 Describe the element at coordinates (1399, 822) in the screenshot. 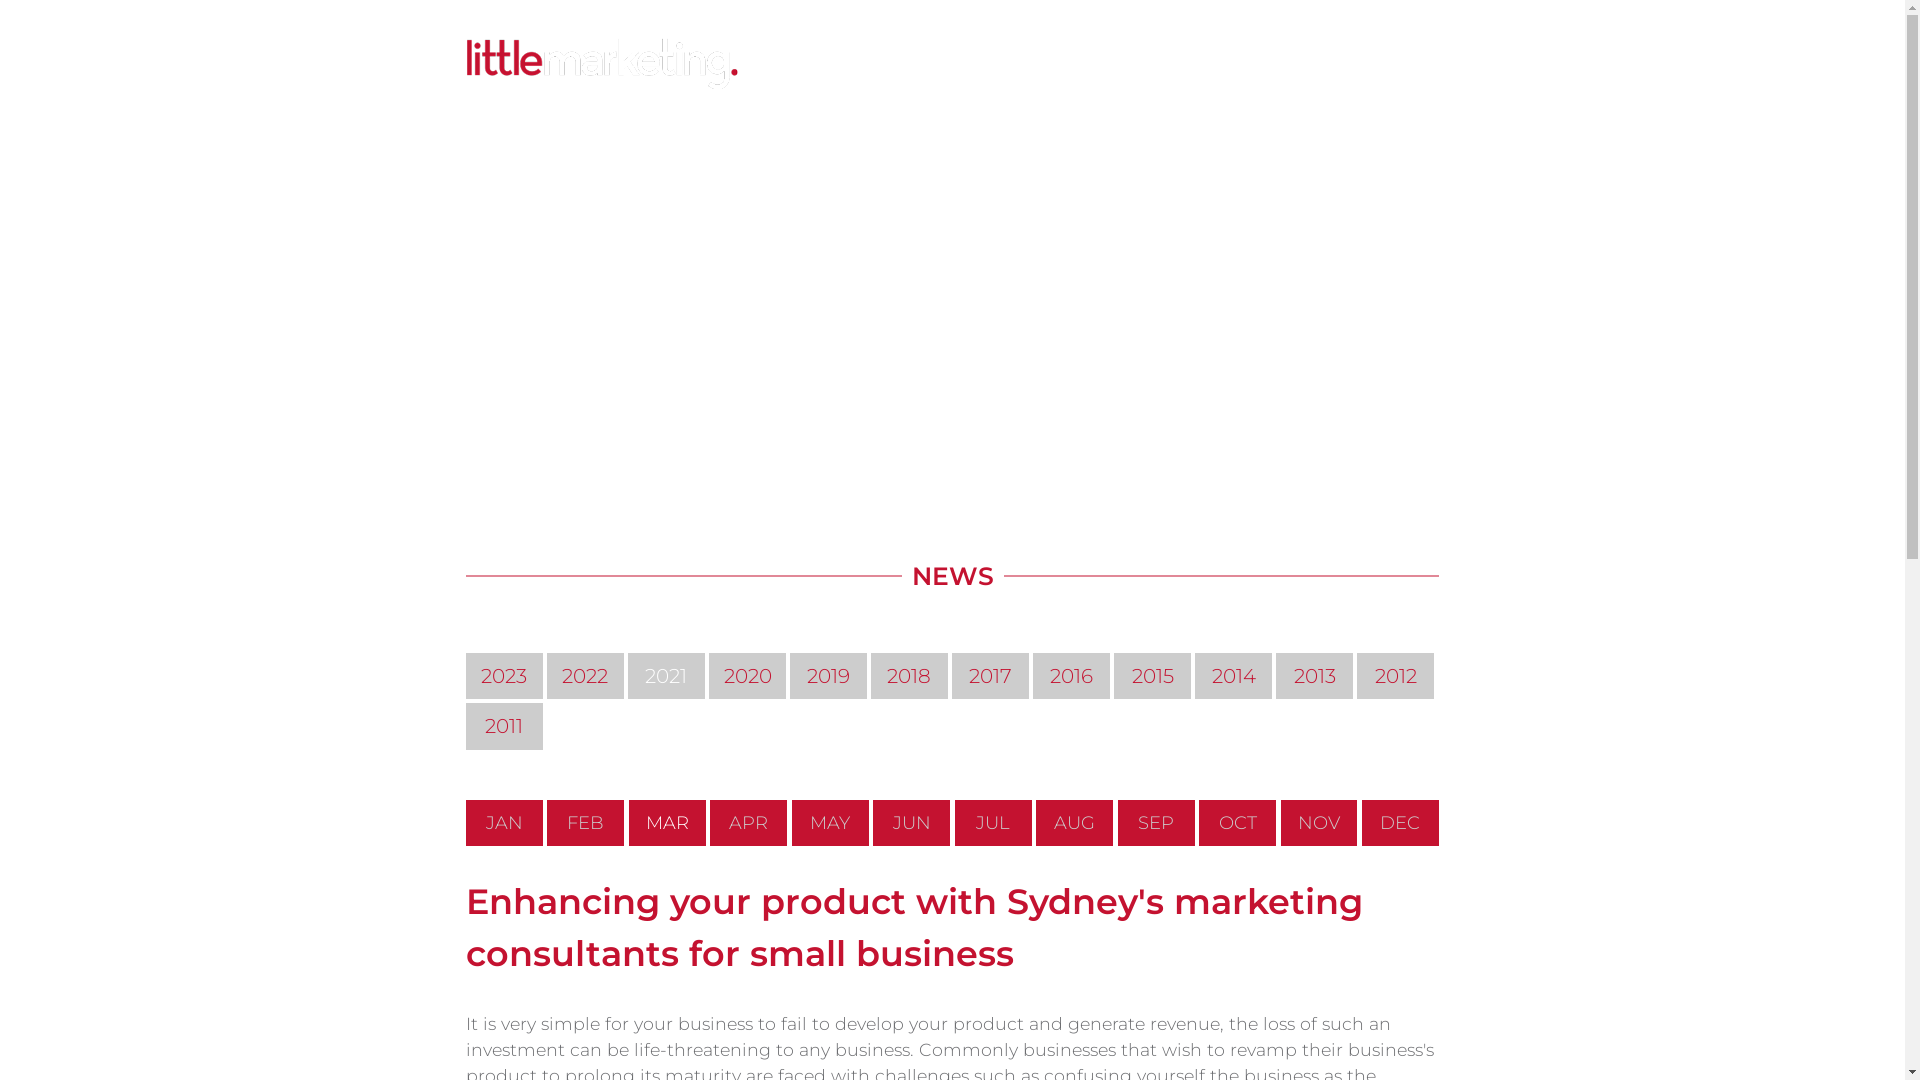

I see `'DEC'` at that location.